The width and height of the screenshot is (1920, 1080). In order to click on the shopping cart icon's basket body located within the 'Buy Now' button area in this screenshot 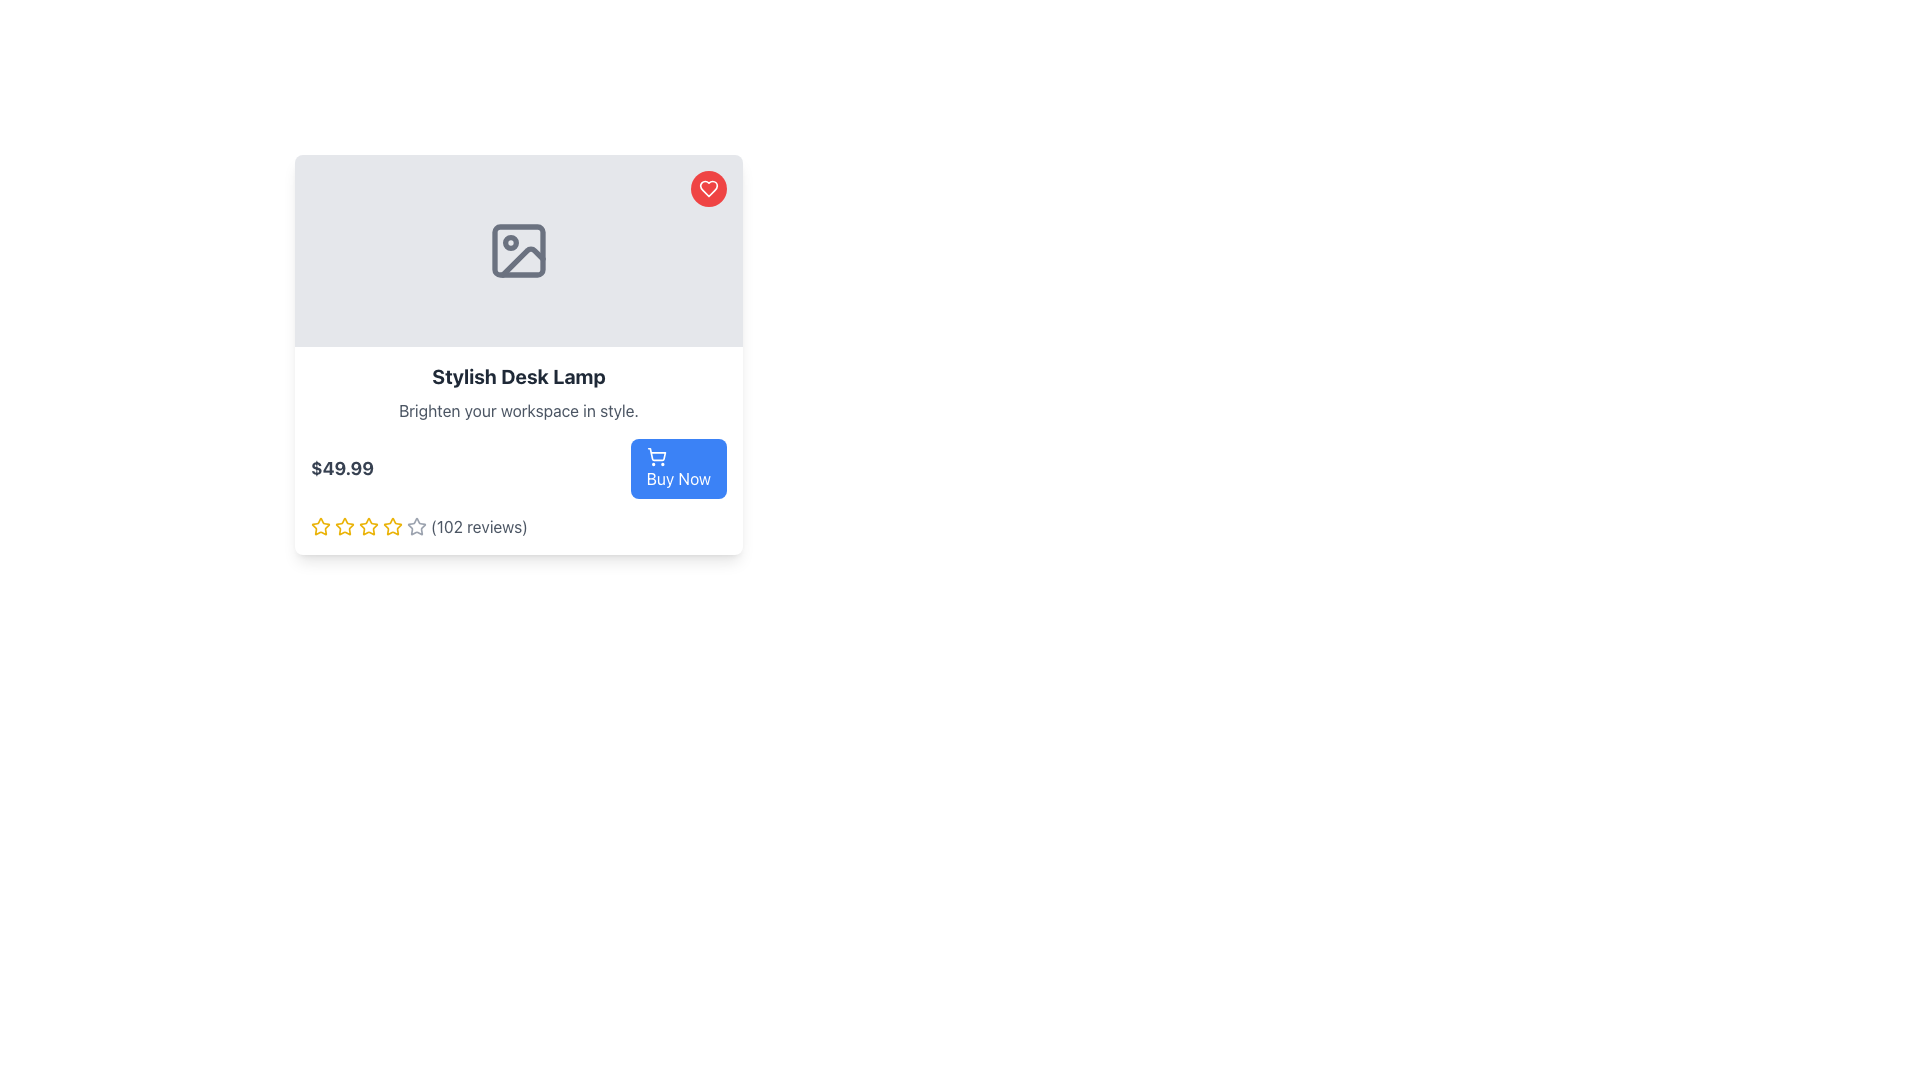, I will do `click(656, 454)`.